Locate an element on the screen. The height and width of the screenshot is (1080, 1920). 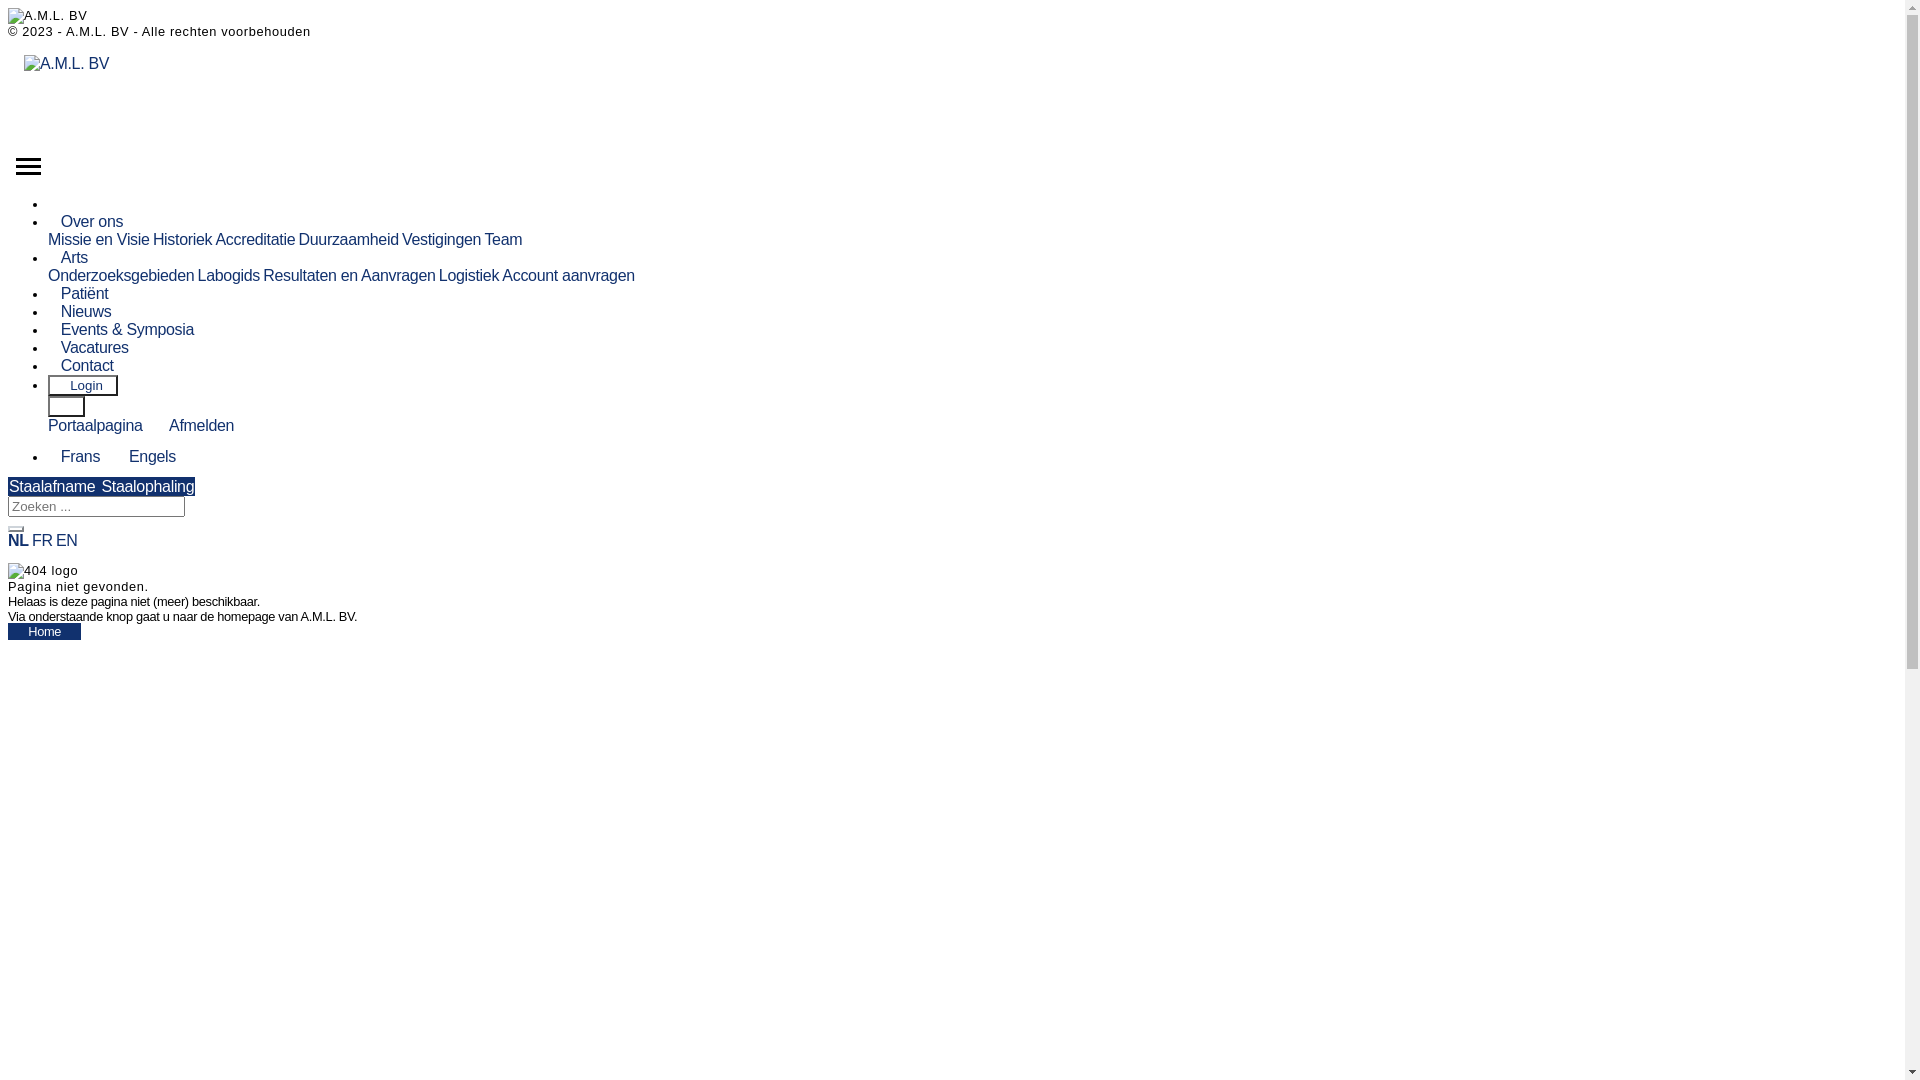
'Missie en Visie' is located at coordinates (98, 238).